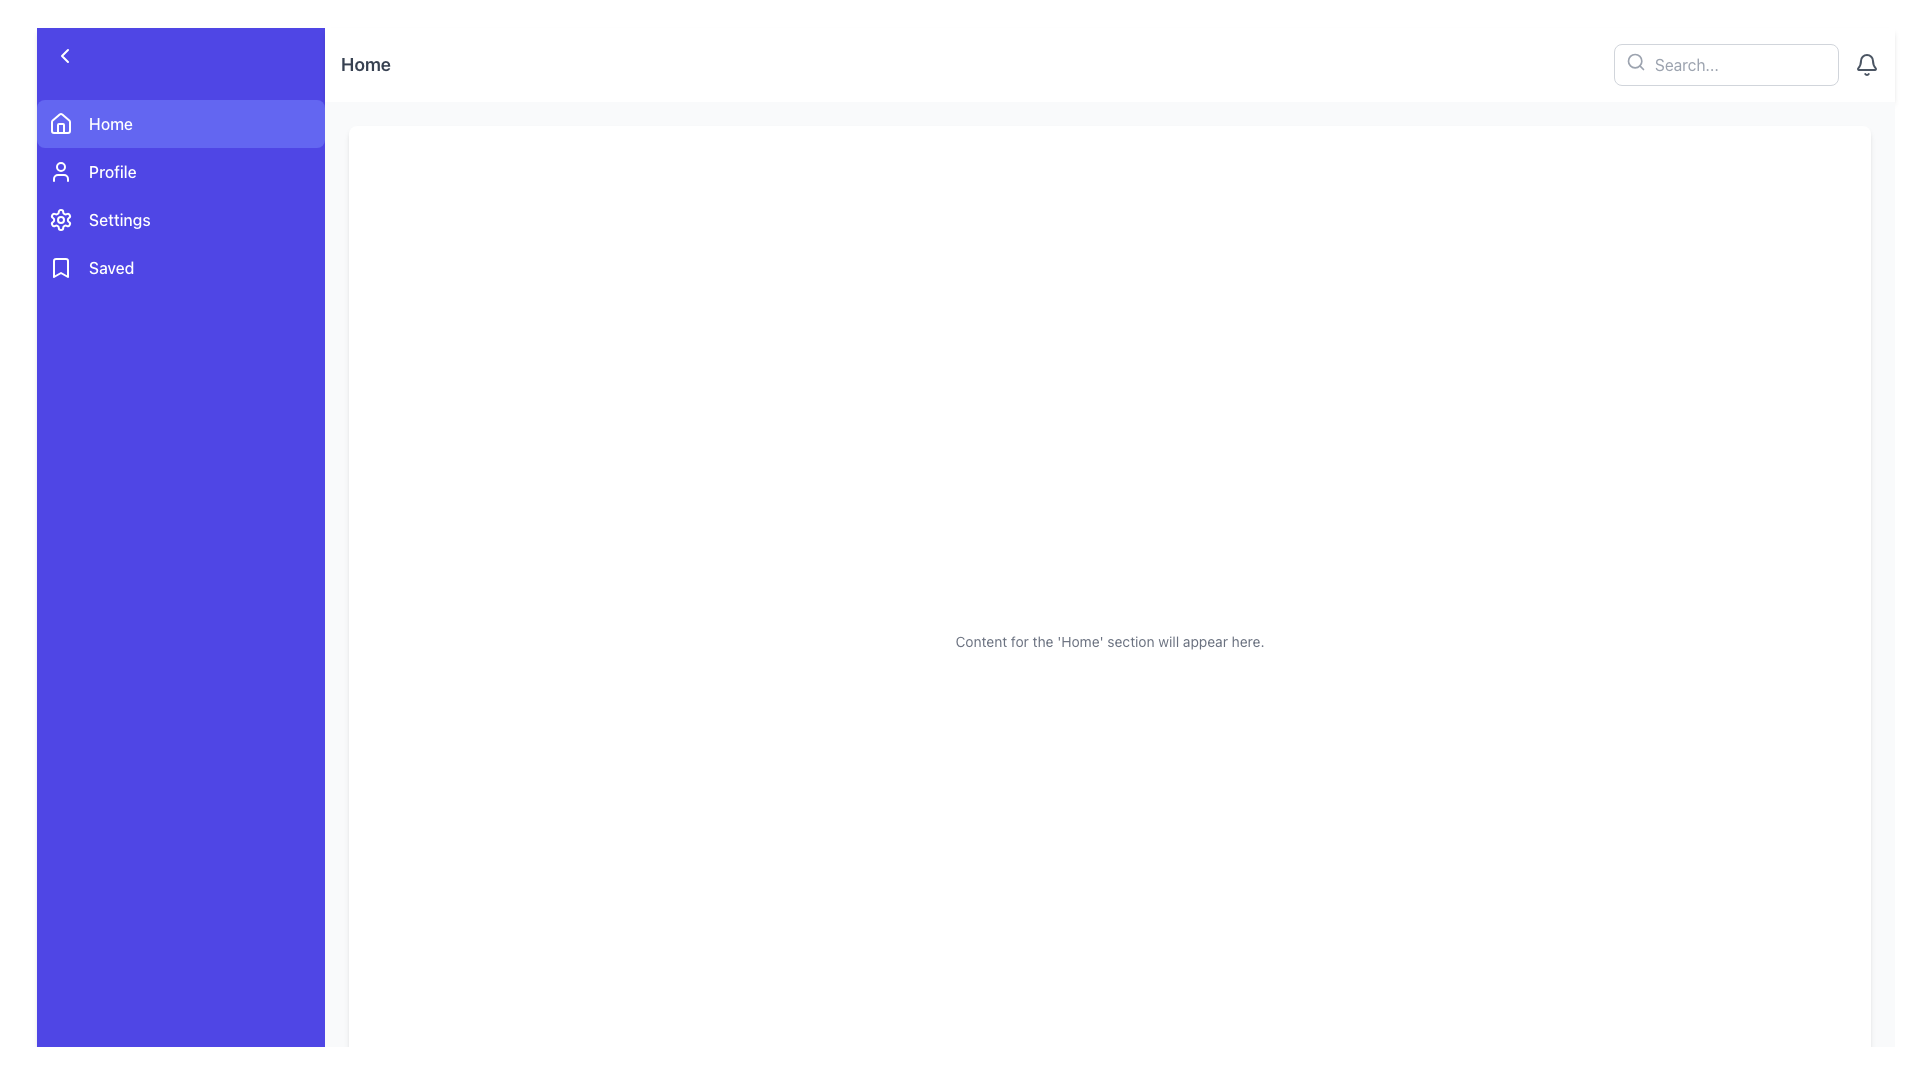  What do you see at coordinates (61, 171) in the screenshot?
I see `the 'Profile' icon located in the left navigation bar` at bounding box center [61, 171].